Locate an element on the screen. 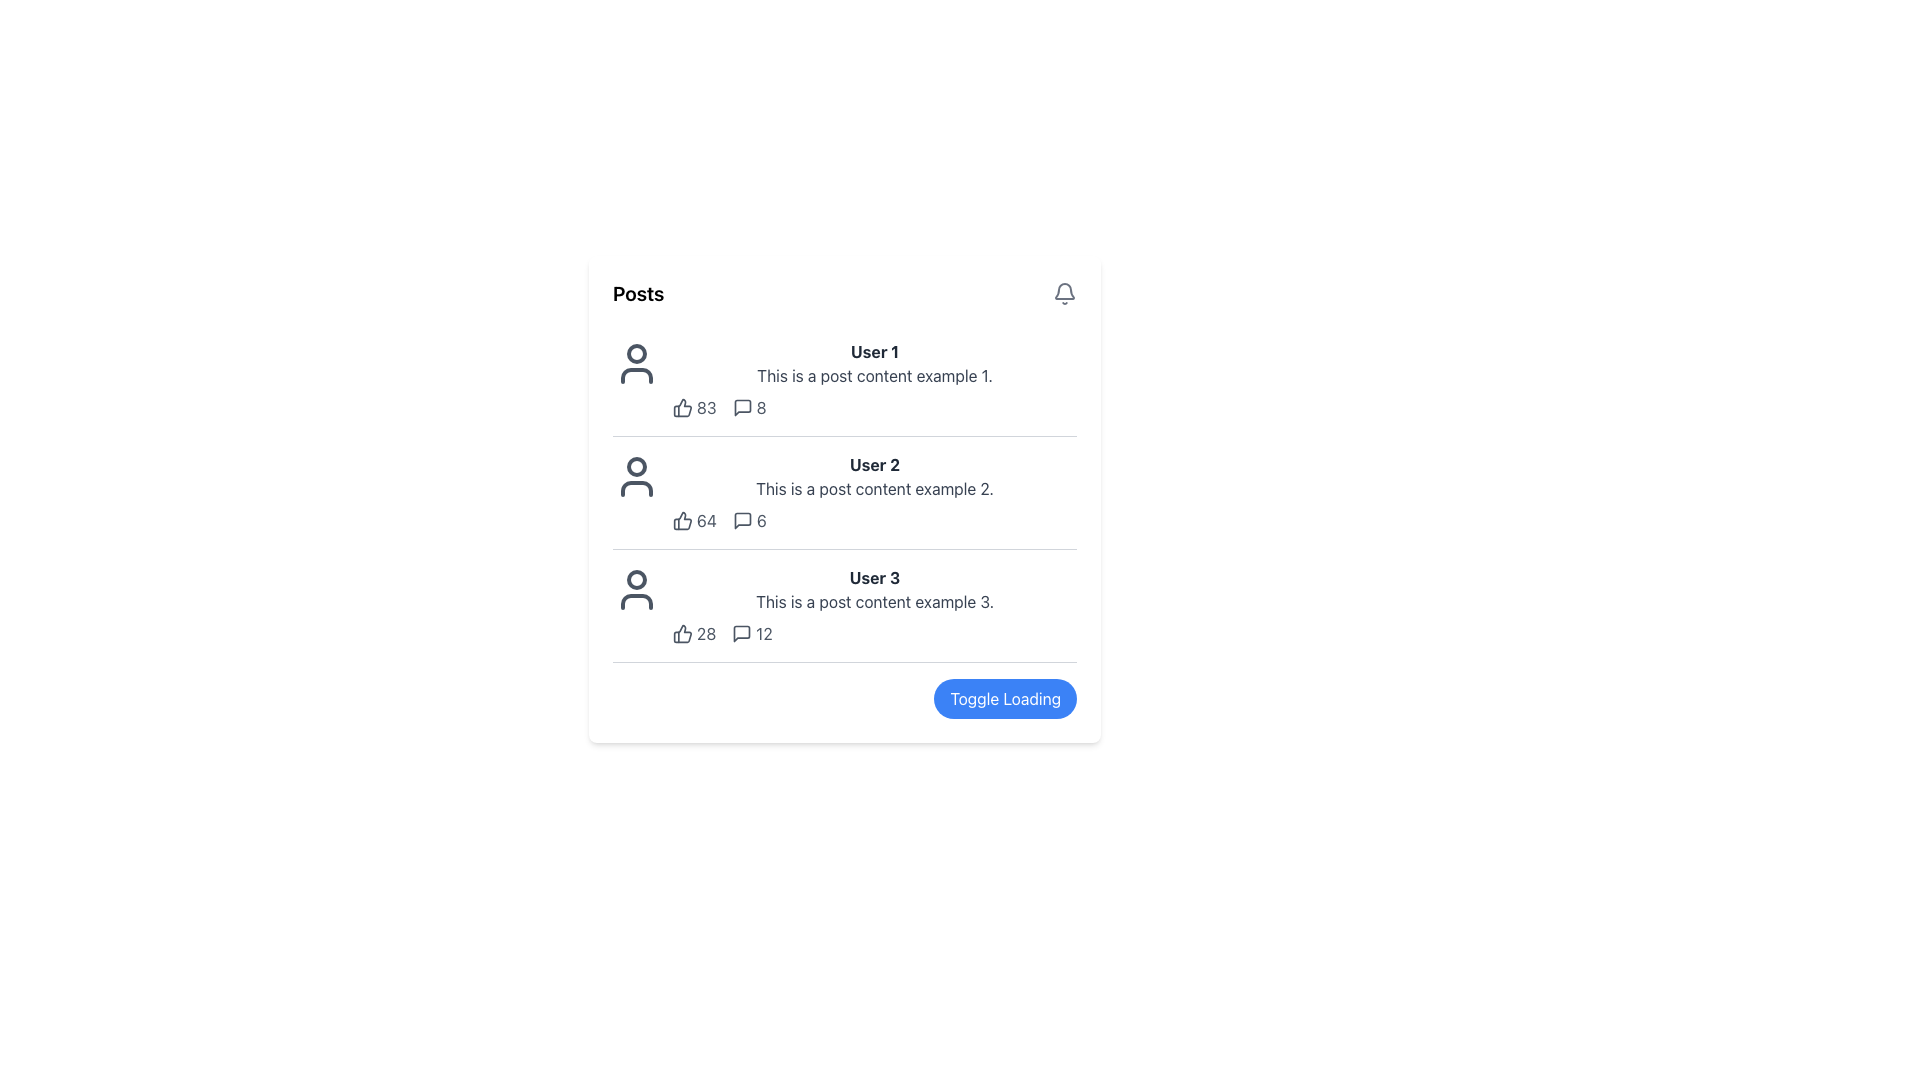 The height and width of the screenshot is (1080, 1920). the non-interactive header indicating the 'Posts' section located in the upper-left of the horizontal bar is located at coordinates (637, 293).